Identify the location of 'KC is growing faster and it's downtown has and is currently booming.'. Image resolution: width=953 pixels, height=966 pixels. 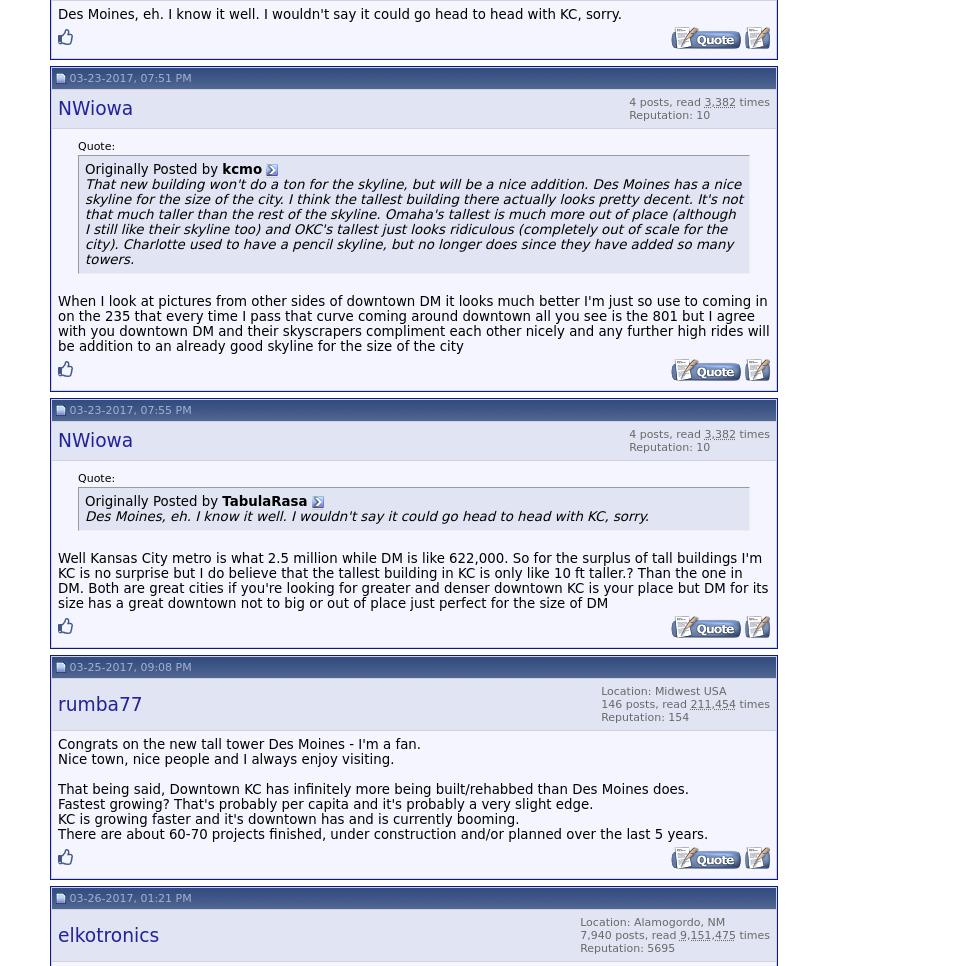
(287, 818).